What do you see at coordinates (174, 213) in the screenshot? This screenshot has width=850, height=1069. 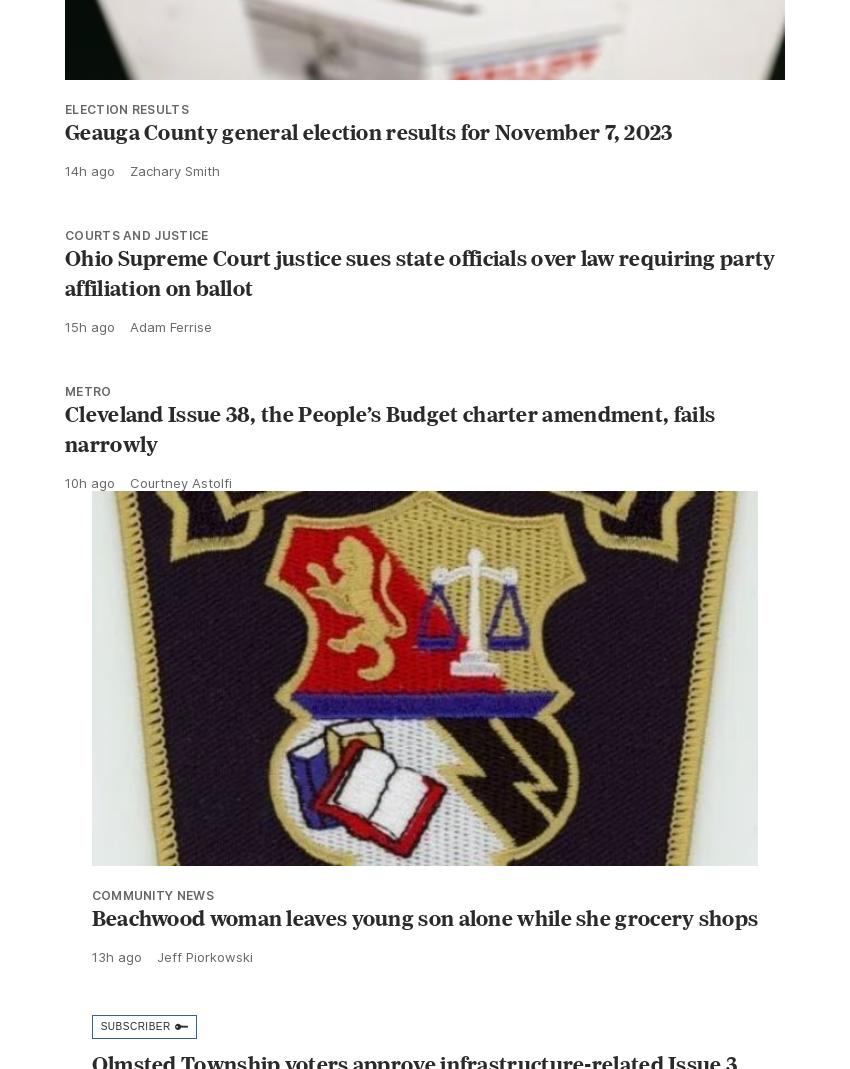 I see `'Zachary Smith'` at bounding box center [174, 213].